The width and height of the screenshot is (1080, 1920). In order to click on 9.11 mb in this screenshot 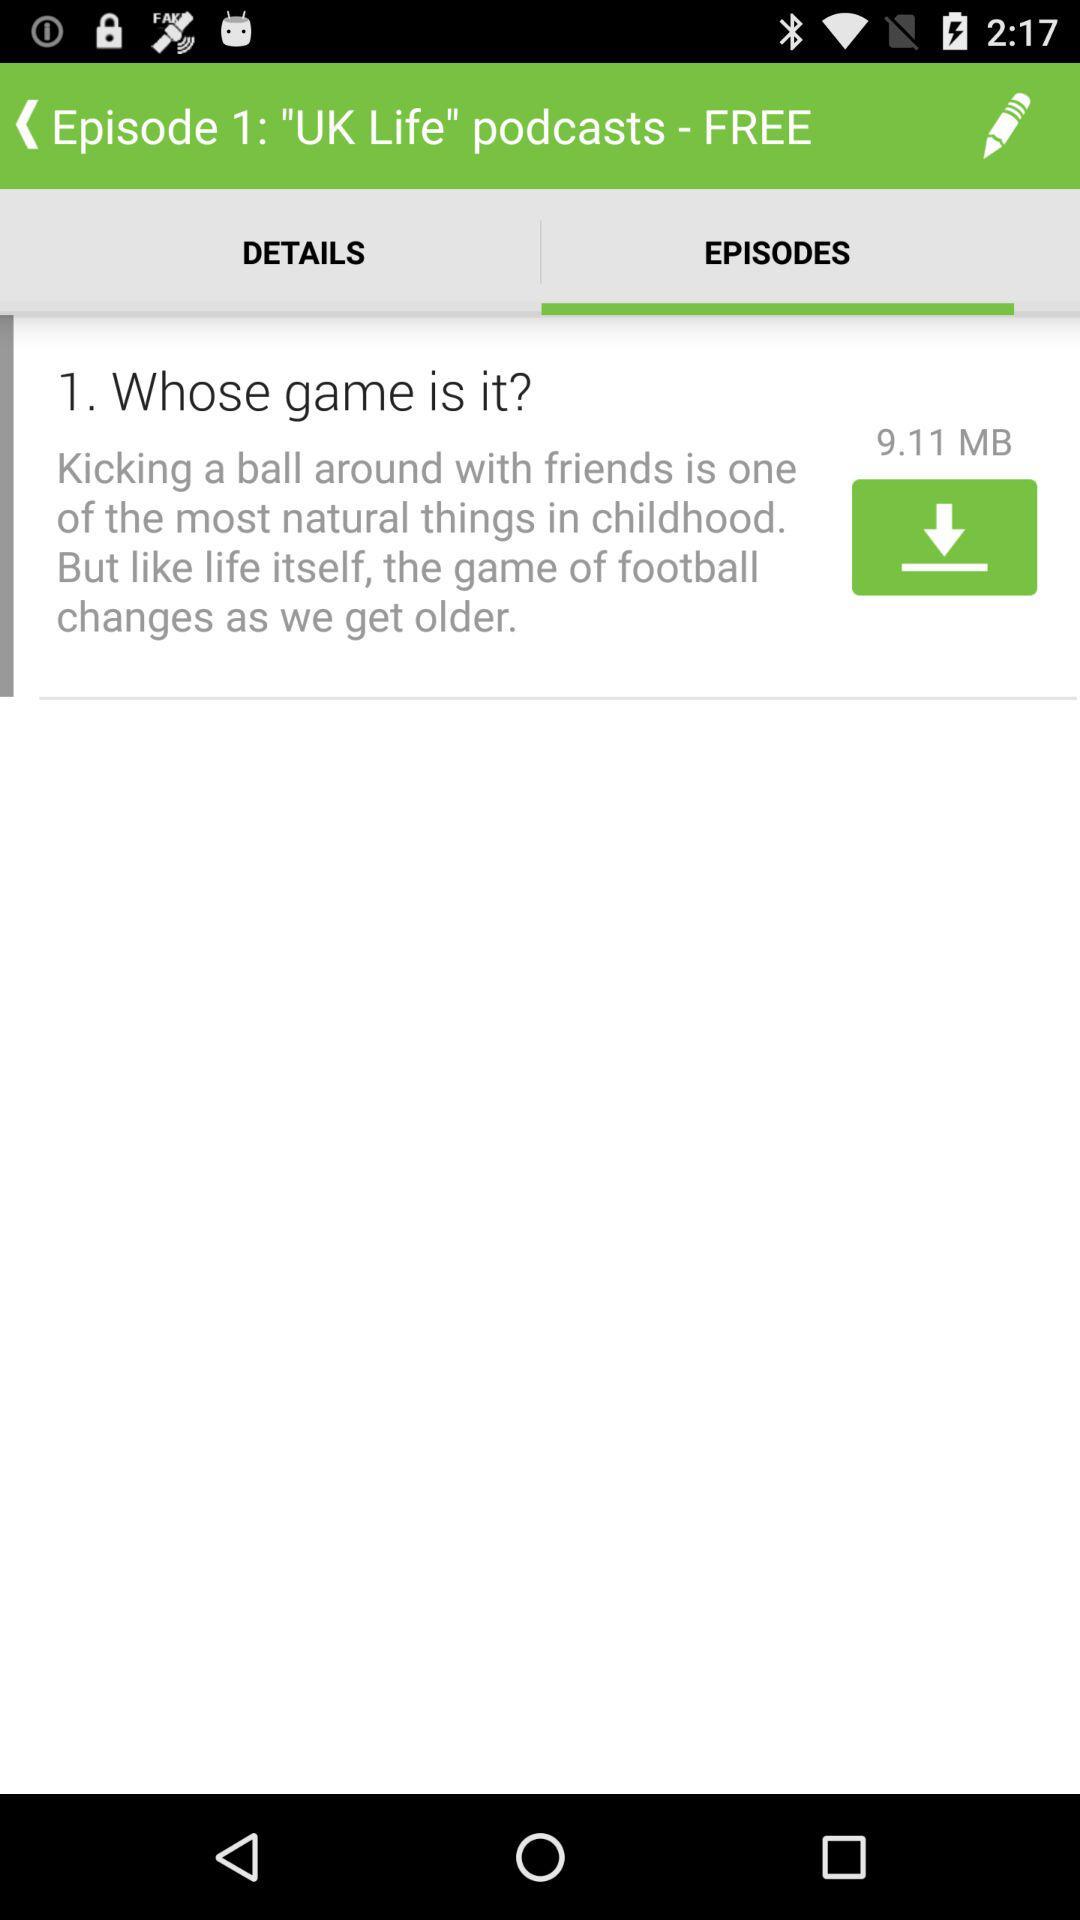, I will do `click(944, 440)`.